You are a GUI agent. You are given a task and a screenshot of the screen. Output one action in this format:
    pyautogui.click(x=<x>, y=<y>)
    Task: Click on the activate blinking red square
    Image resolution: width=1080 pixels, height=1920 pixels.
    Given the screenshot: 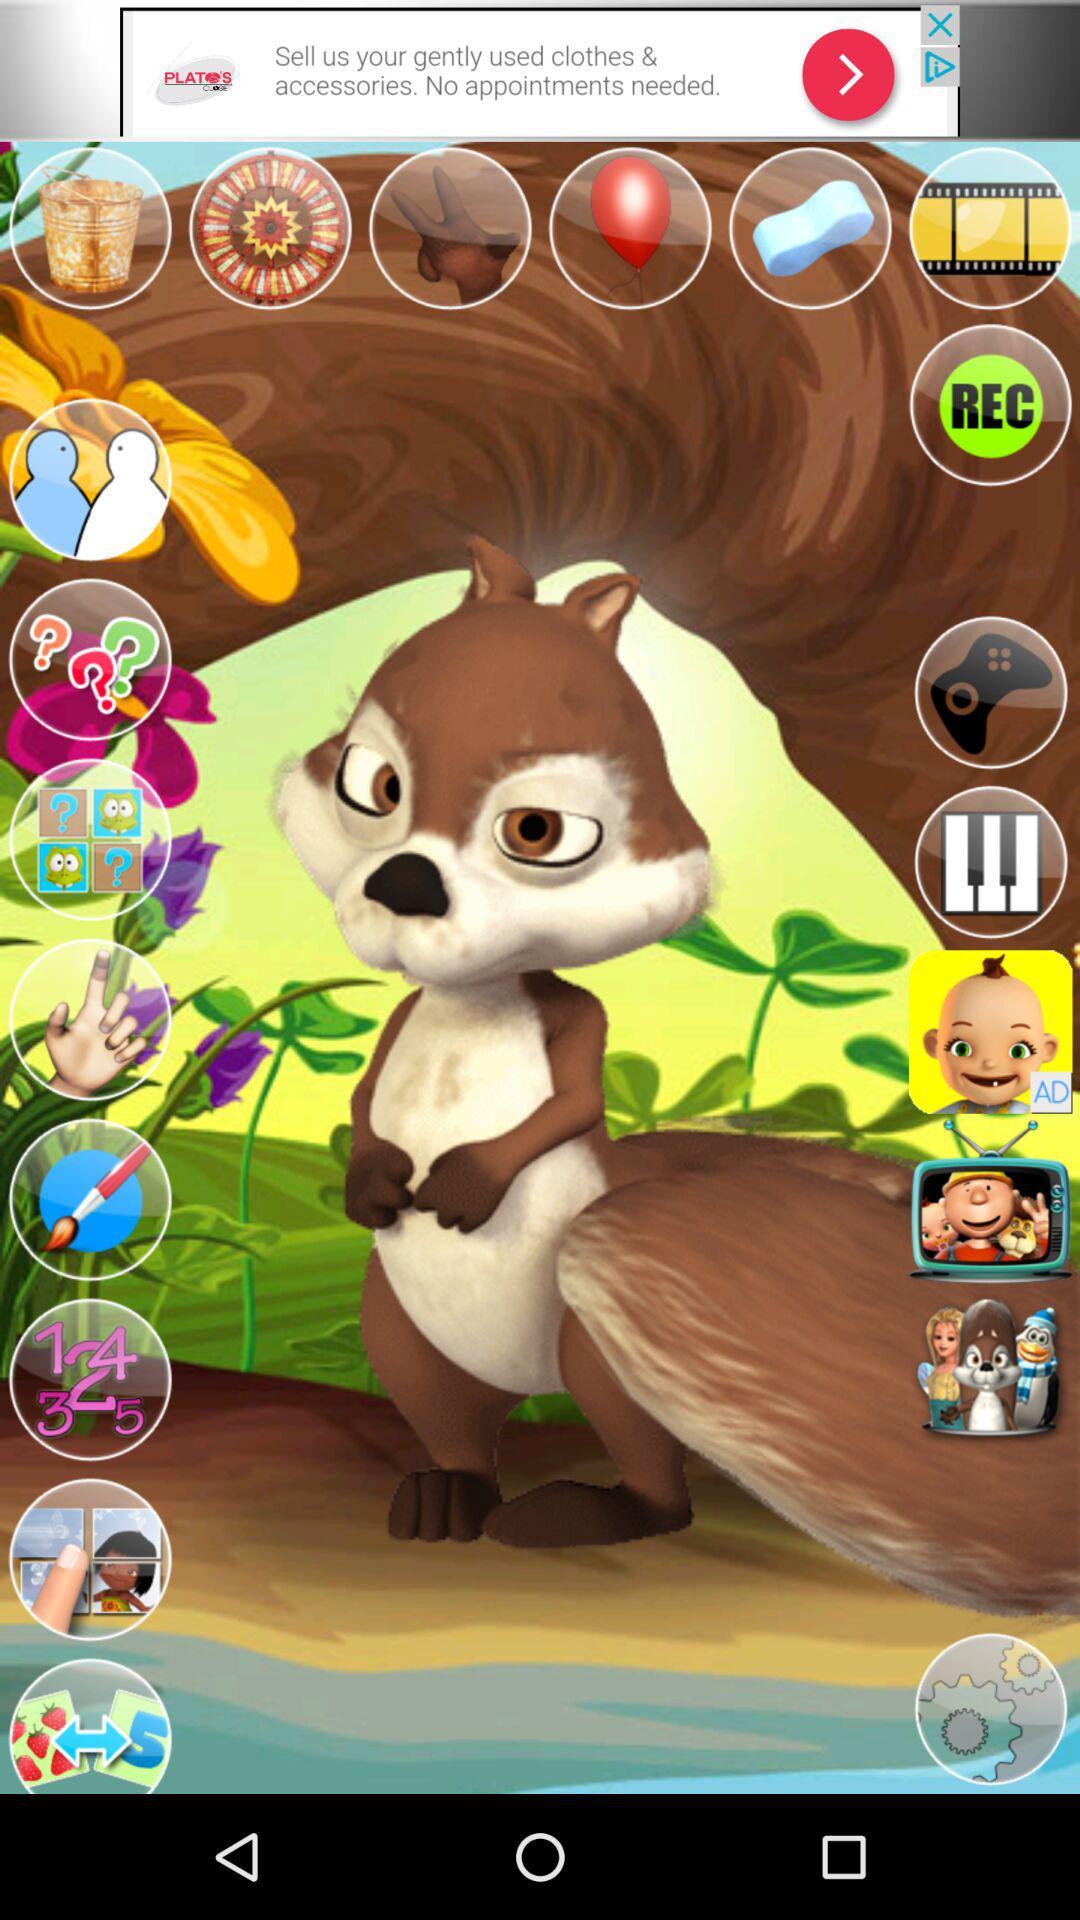 What is the action you would take?
    pyautogui.click(x=990, y=1200)
    